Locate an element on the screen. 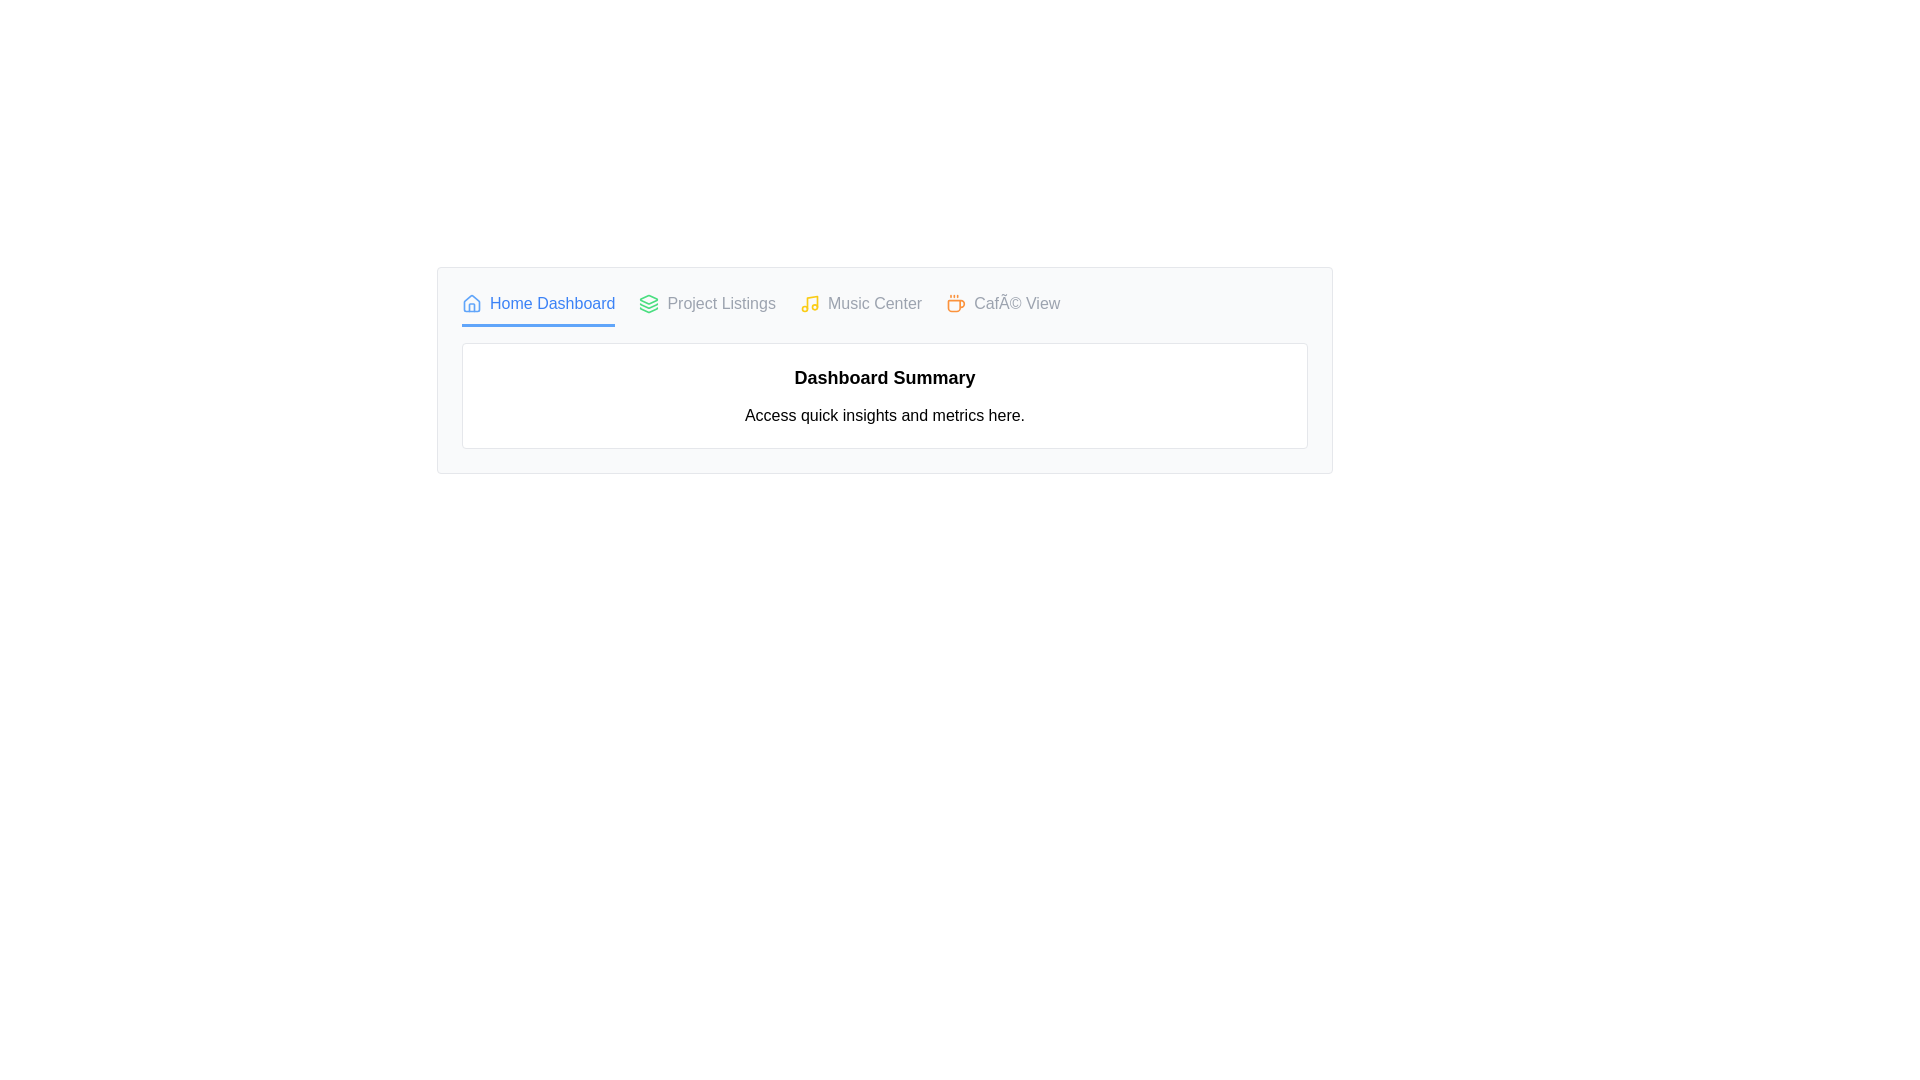  the 'Home Dashboard' tab in the navigation bar is located at coordinates (883, 309).